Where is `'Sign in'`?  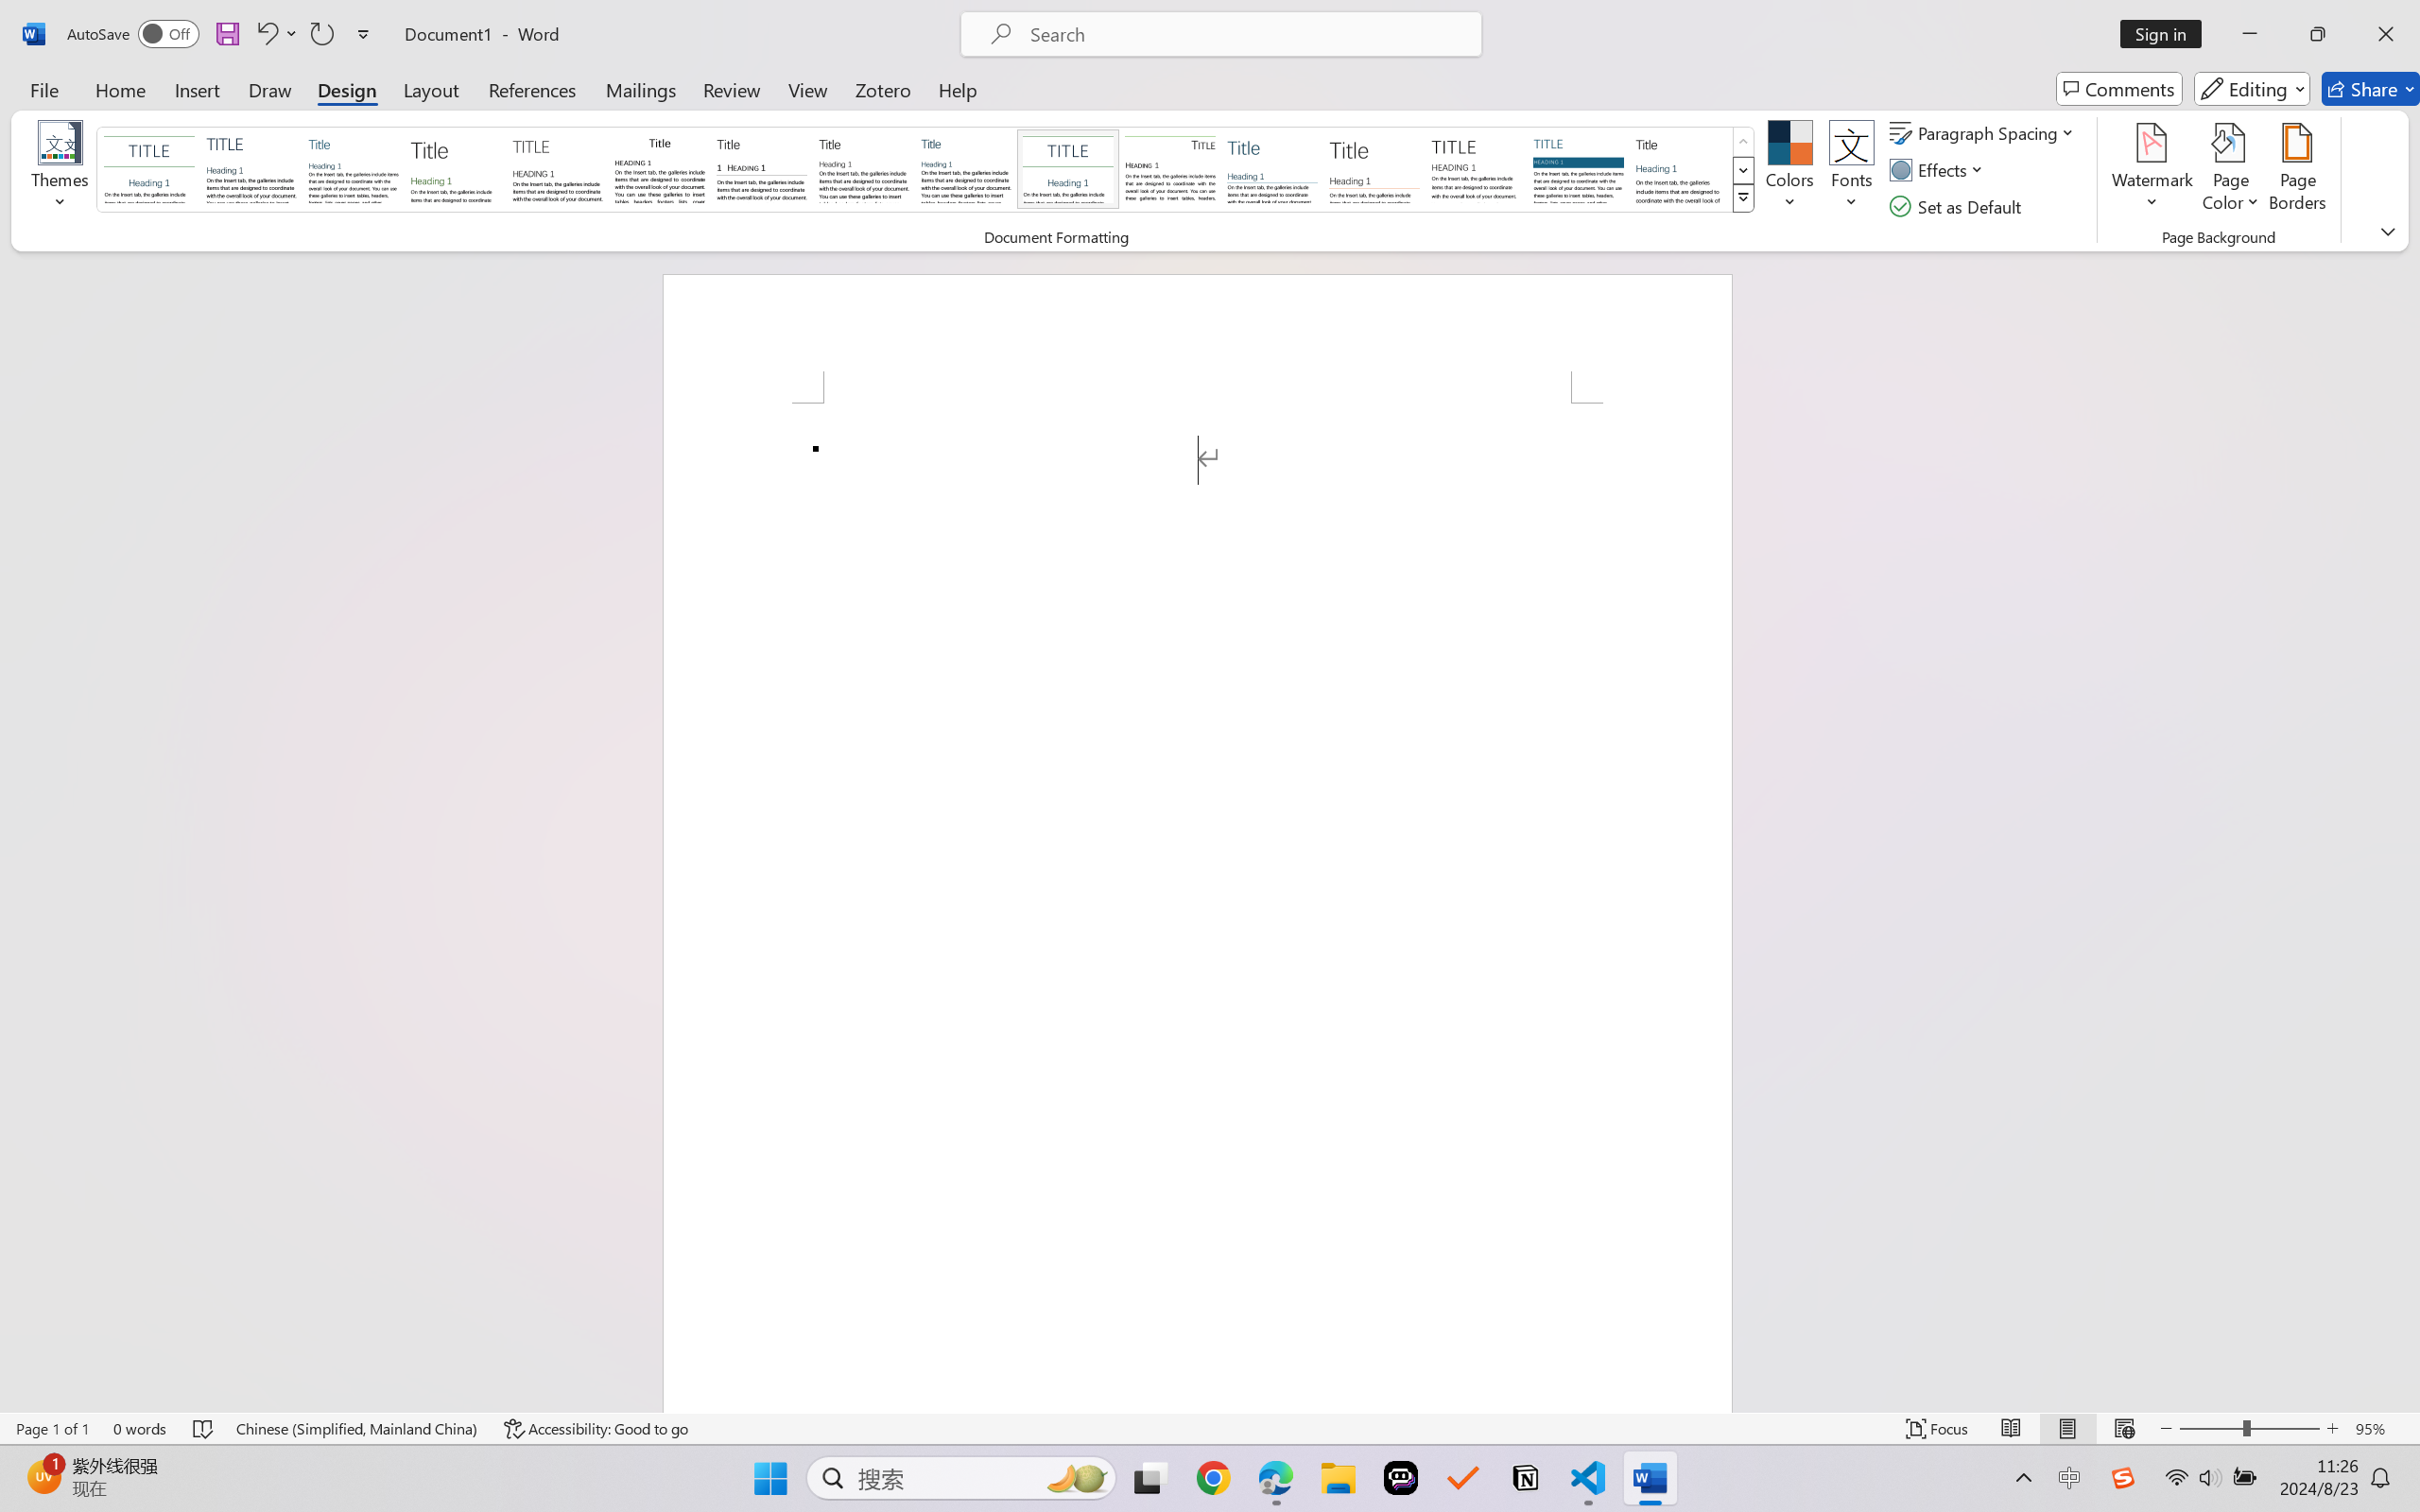
'Sign in' is located at coordinates (2168, 33).